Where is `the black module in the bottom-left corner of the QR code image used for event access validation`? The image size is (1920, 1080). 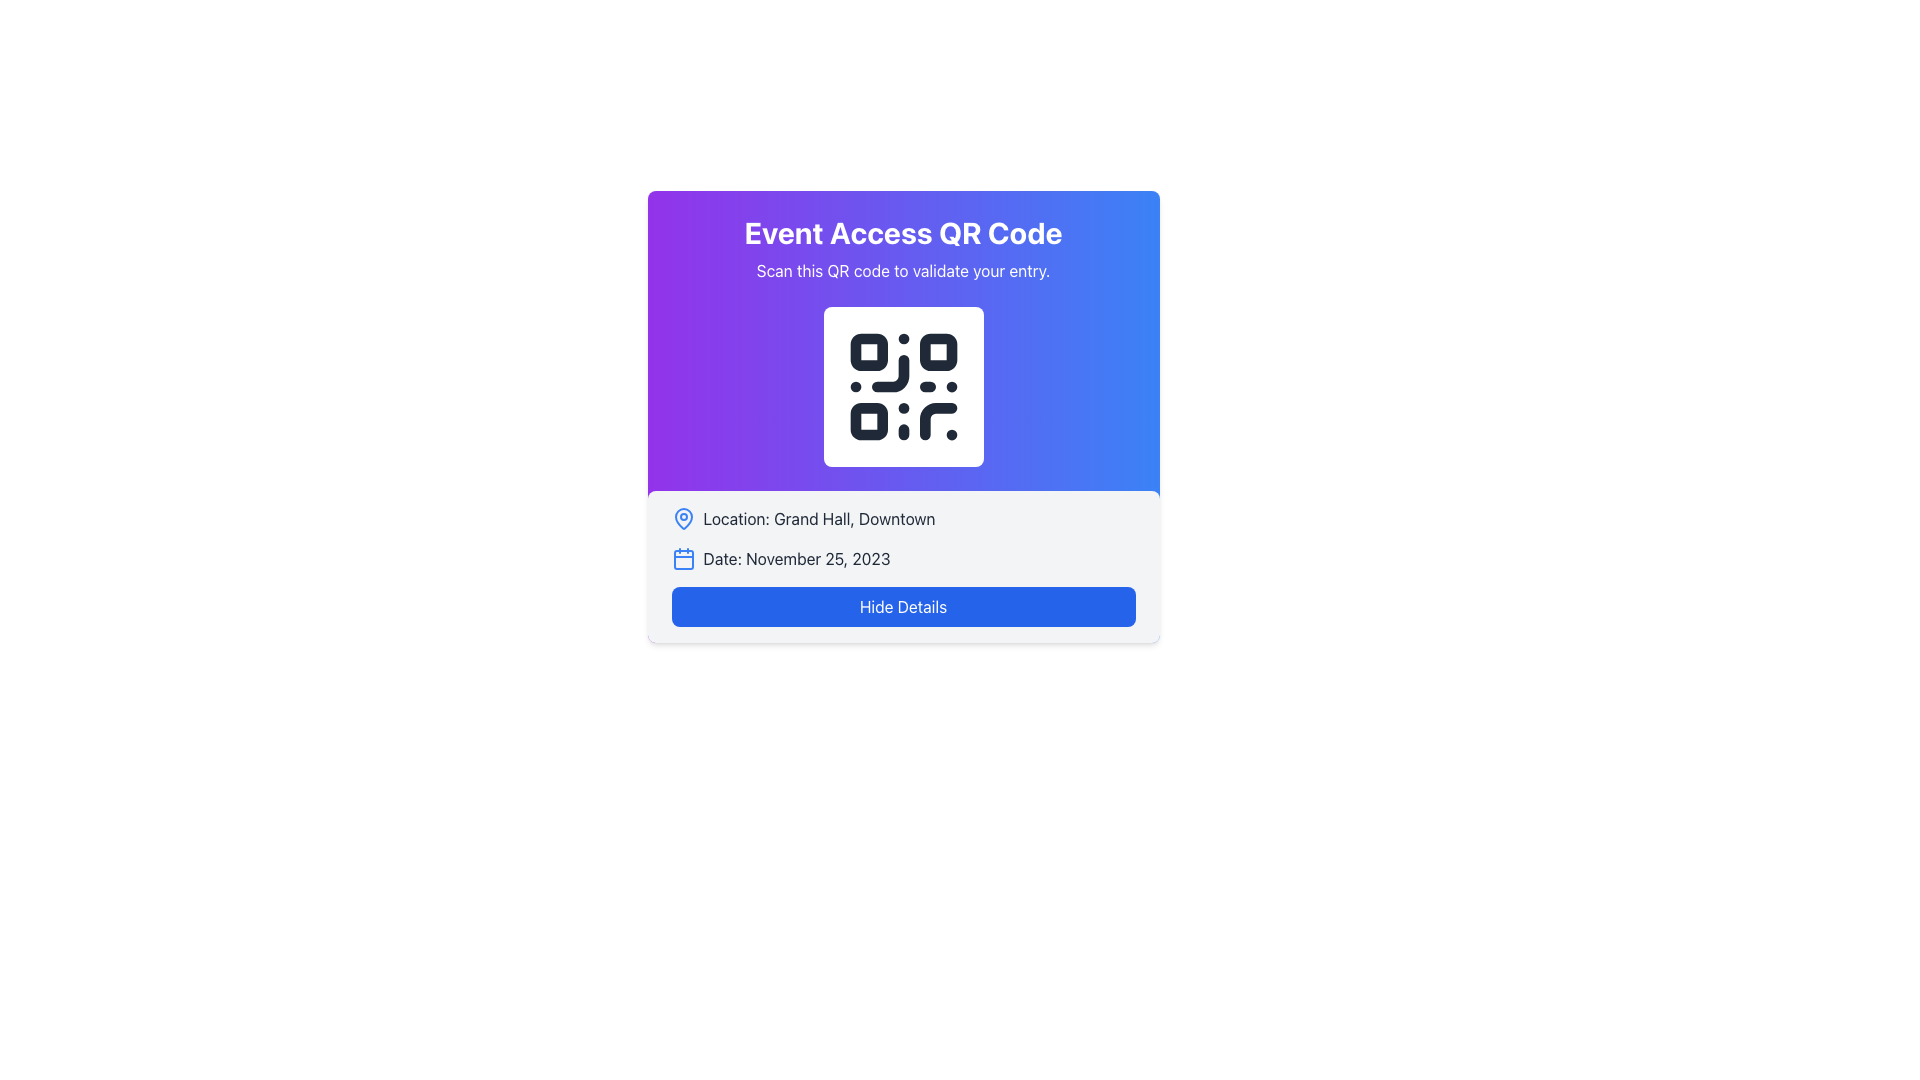 the black module in the bottom-left corner of the QR code image used for event access validation is located at coordinates (868, 420).